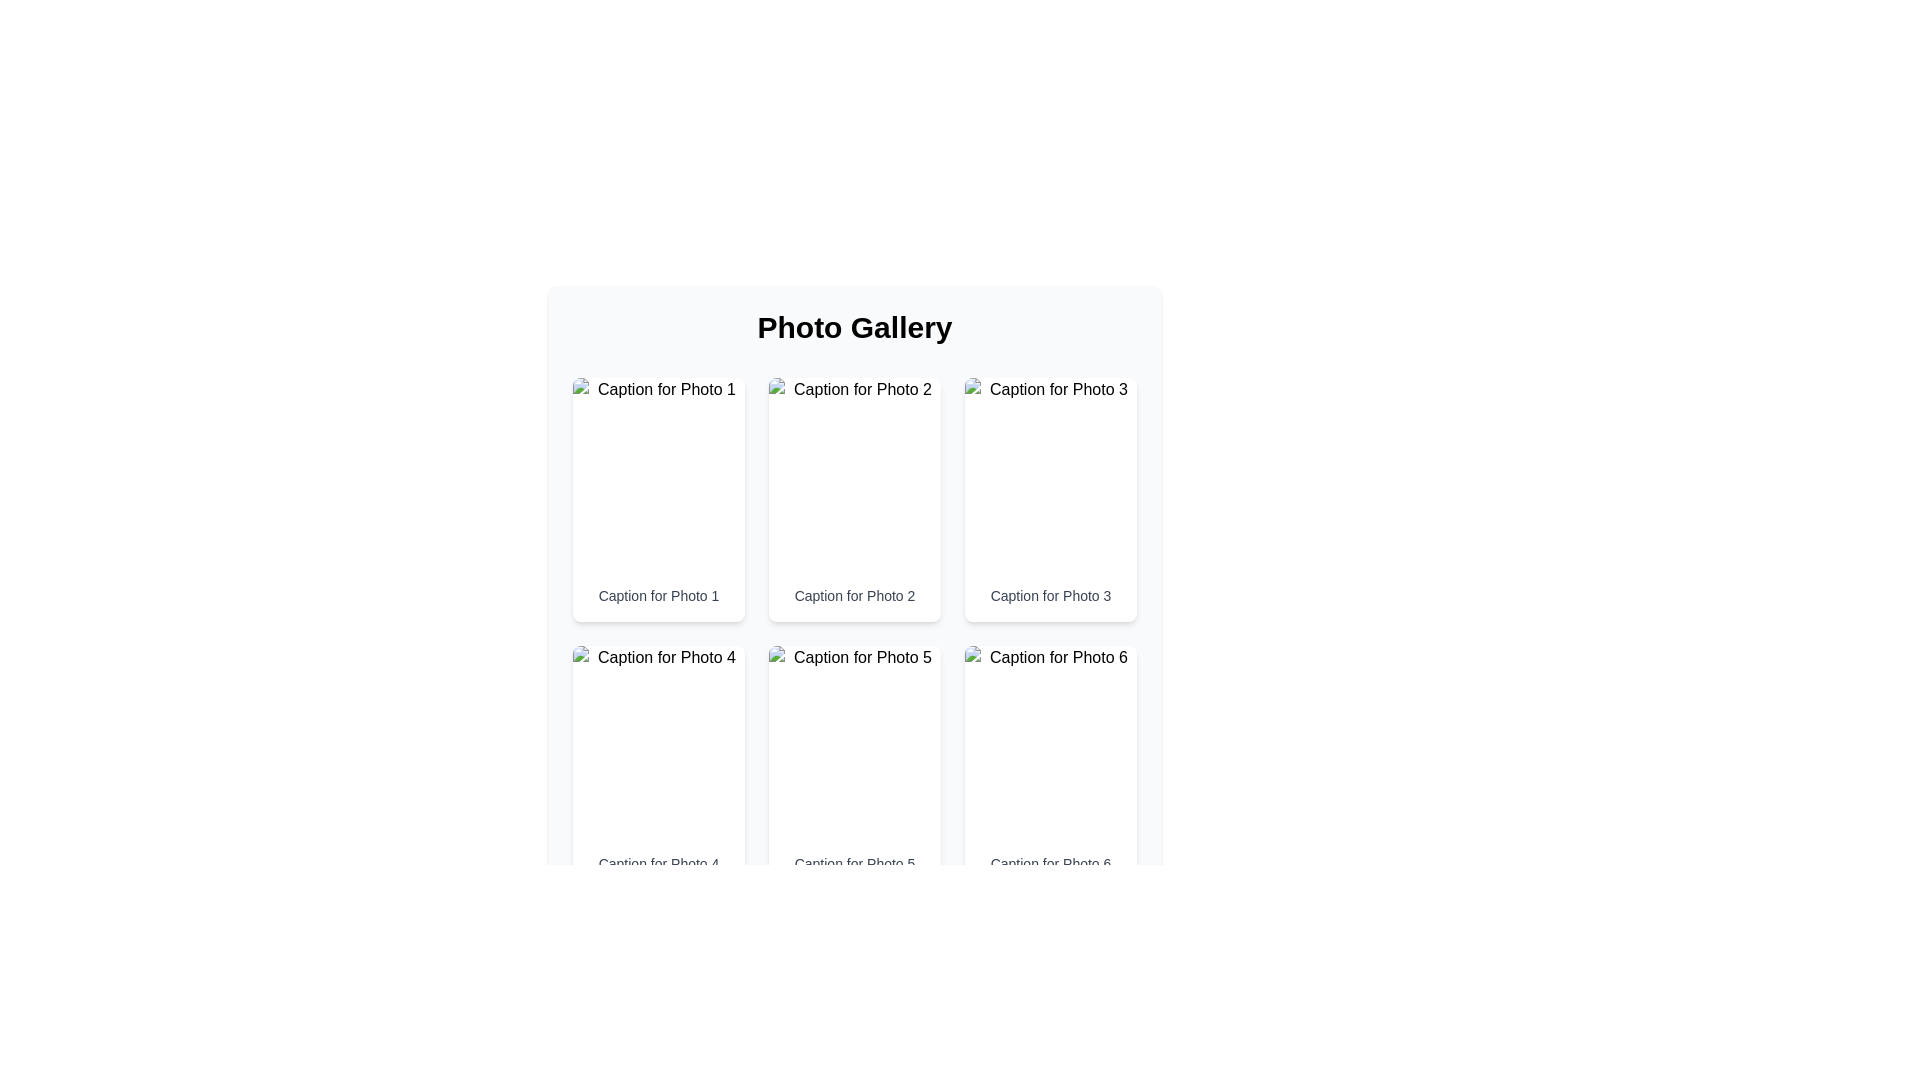 The image size is (1920, 1080). I want to click on the 'Photo Gallery' text label, which is a bold, large-sized text centrally aligned at the top of the layout, so click(854, 326).